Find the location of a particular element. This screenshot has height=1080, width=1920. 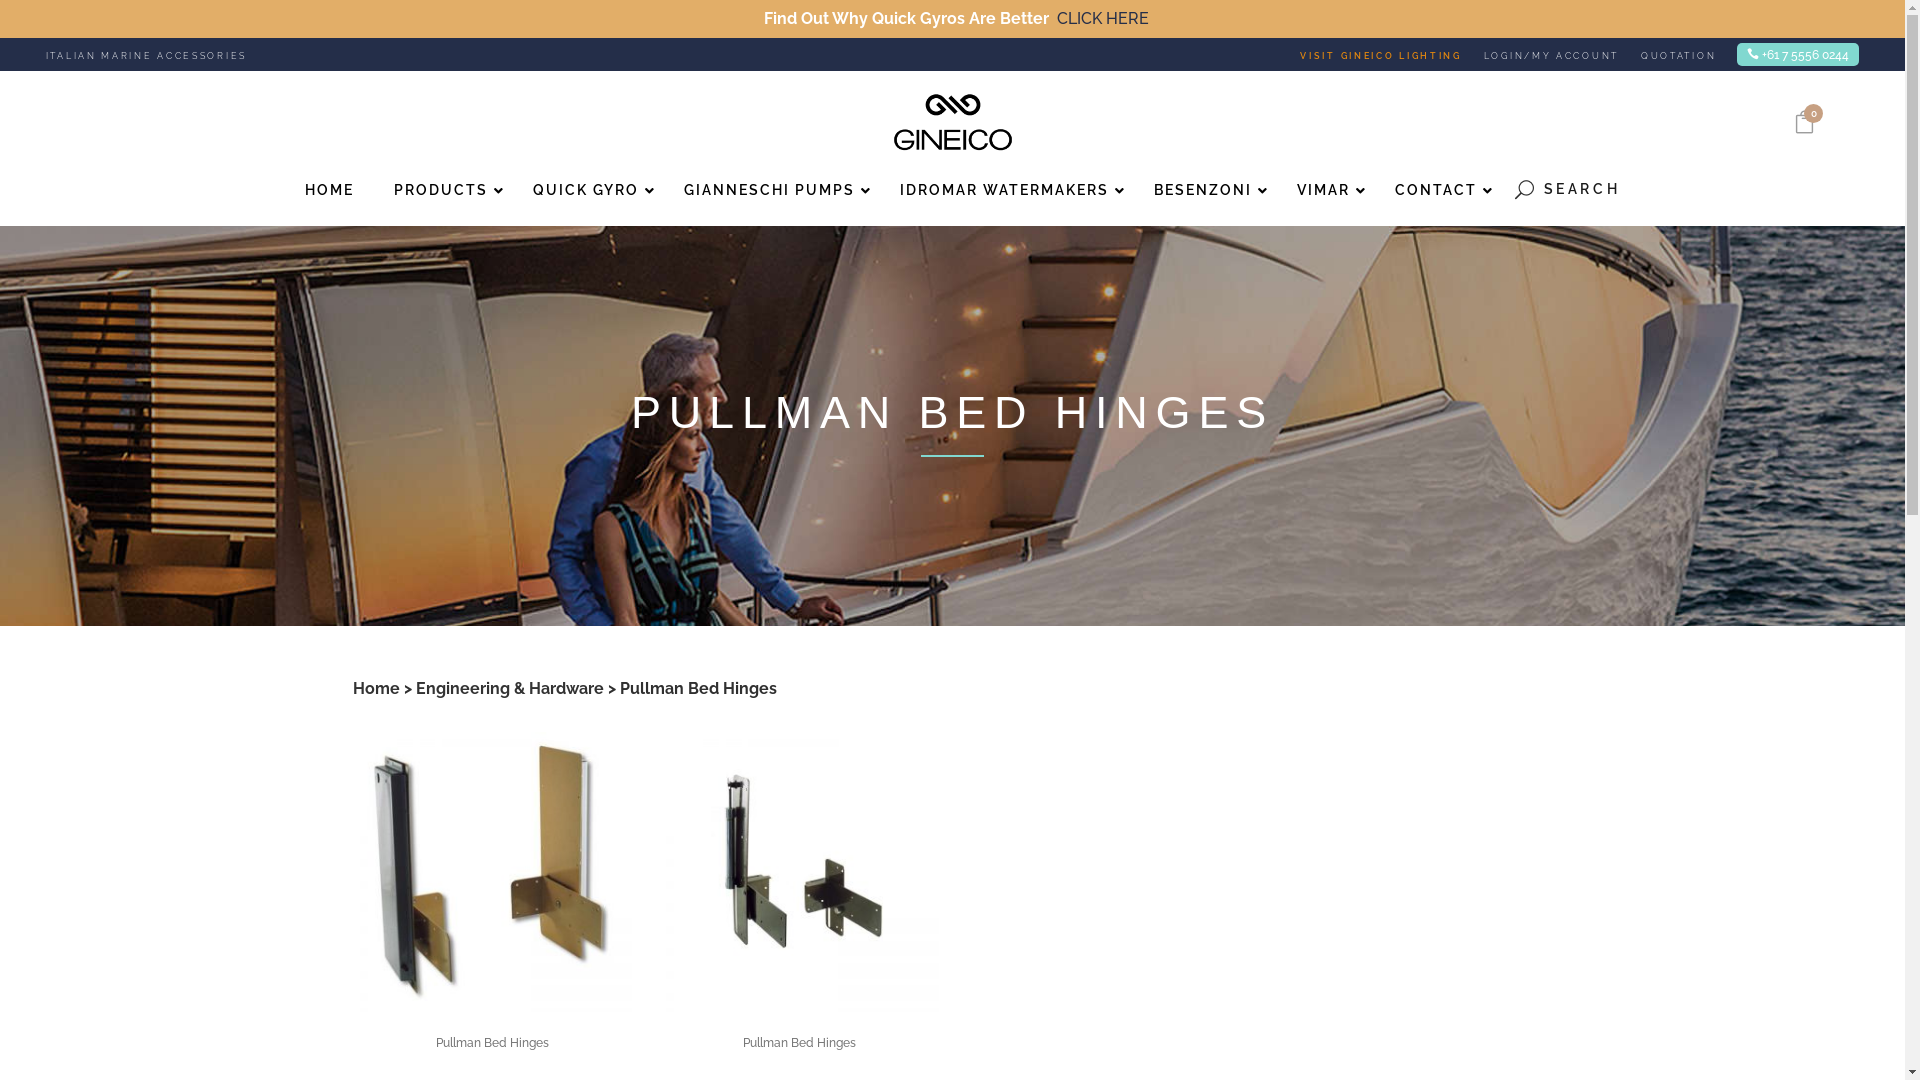

'0' is located at coordinates (1804, 123).